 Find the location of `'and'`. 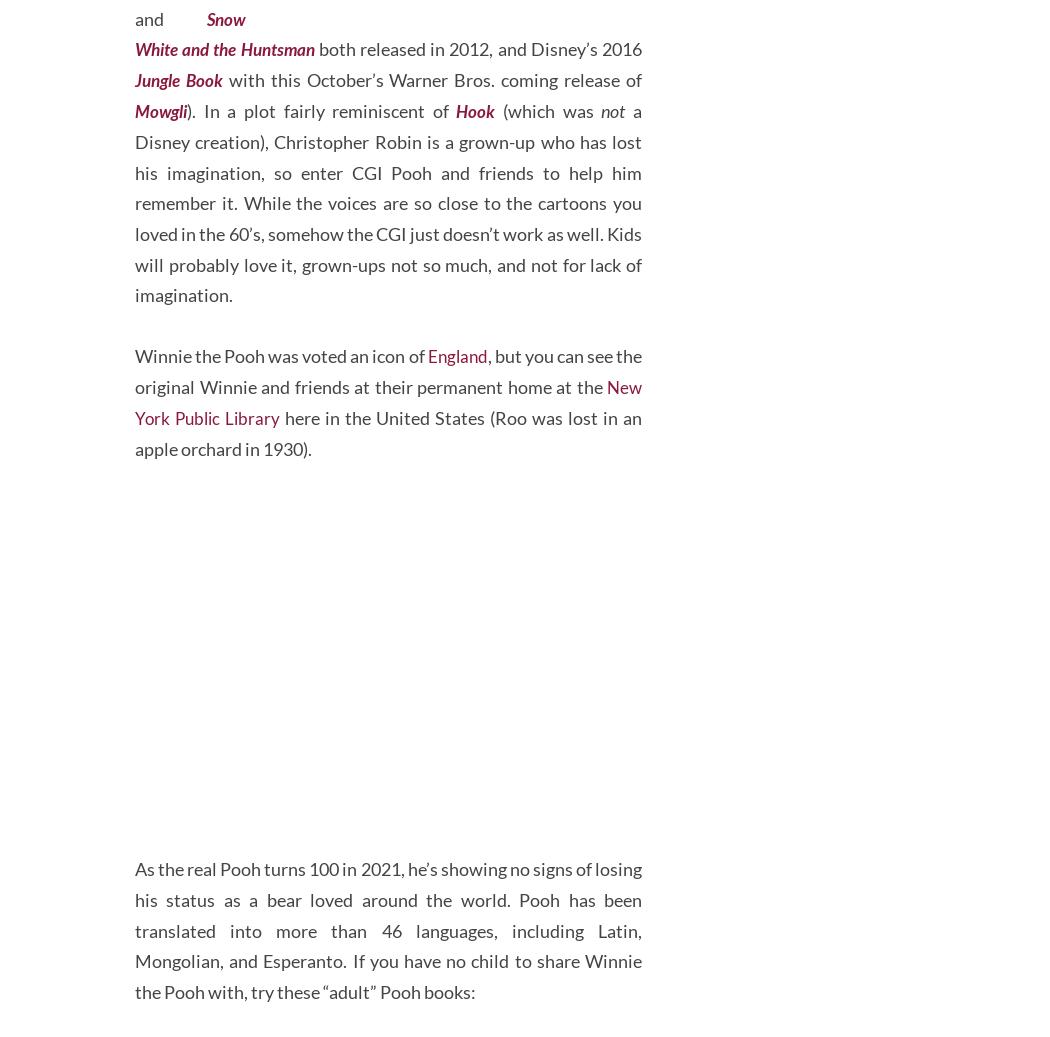

'and' is located at coordinates (169, 92).